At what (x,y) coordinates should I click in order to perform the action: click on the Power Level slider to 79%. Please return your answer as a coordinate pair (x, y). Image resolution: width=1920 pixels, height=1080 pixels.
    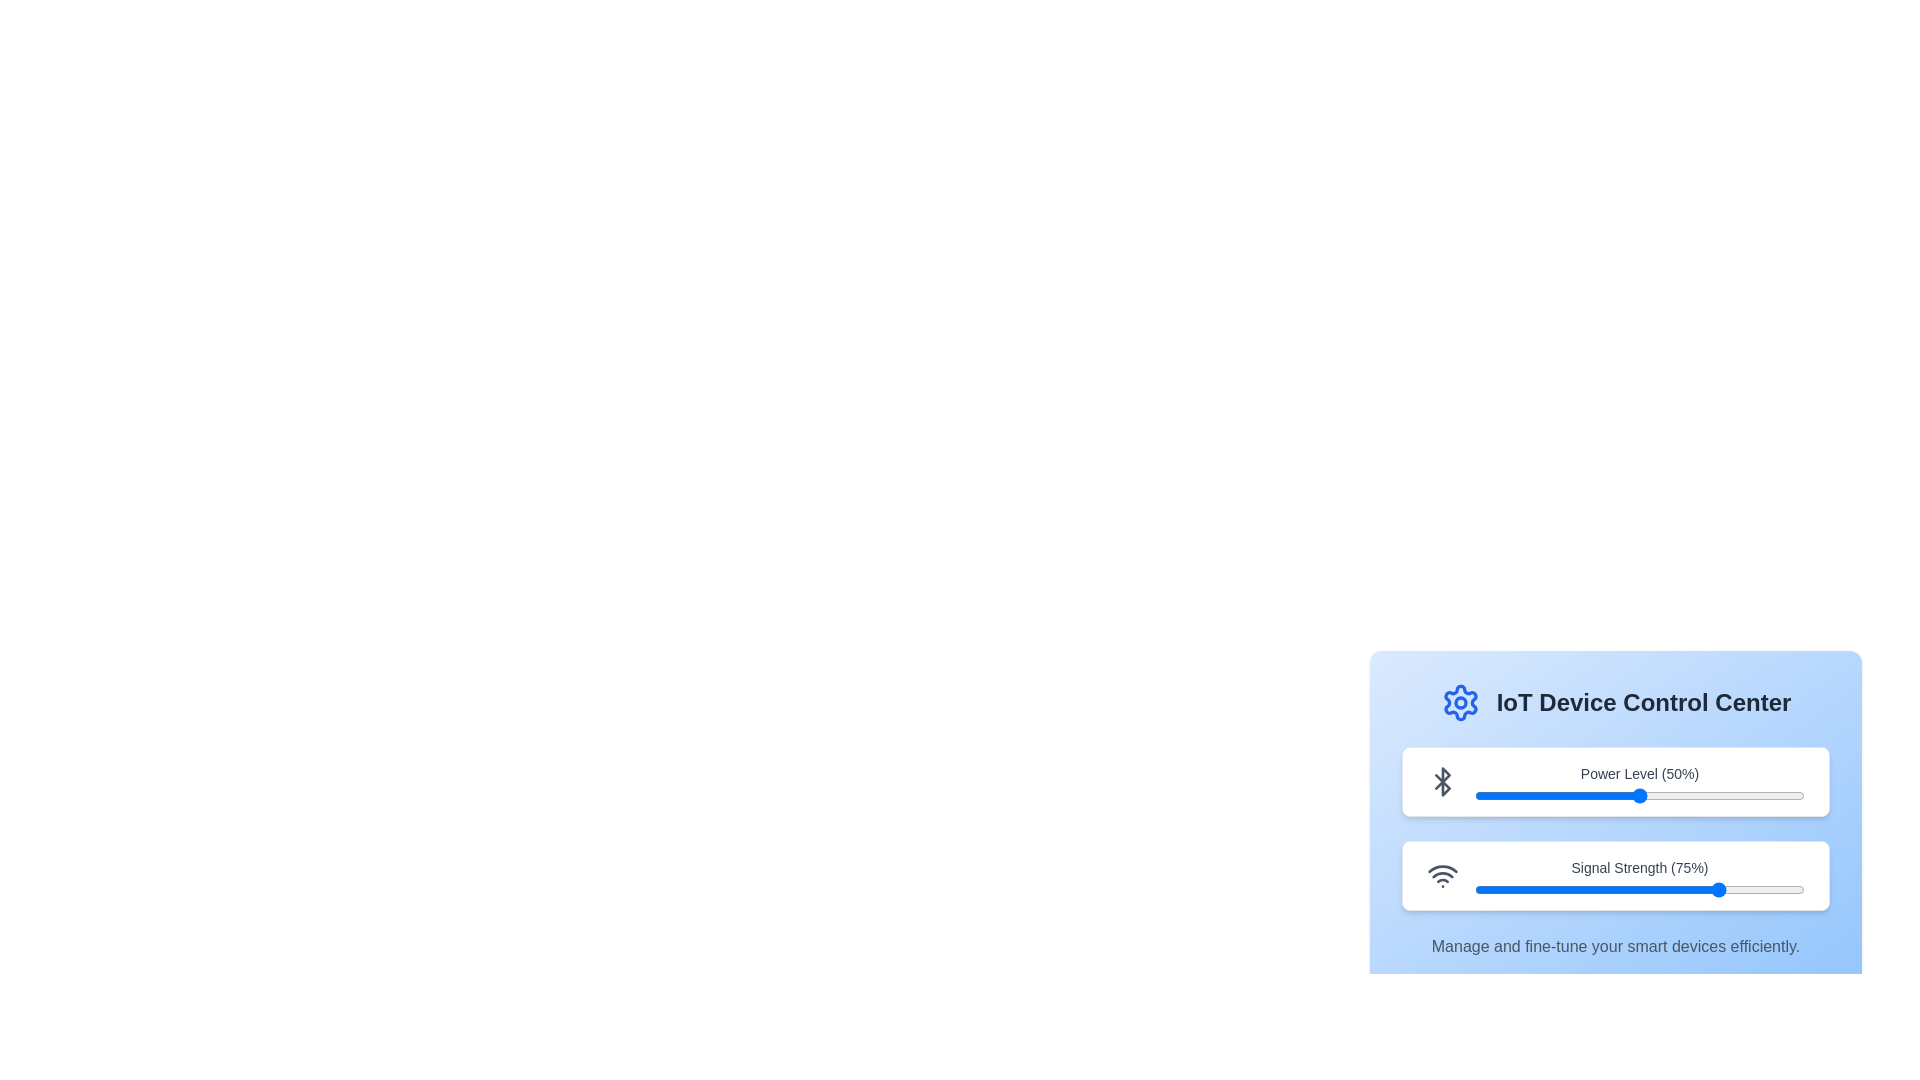
    Looking at the image, I should click on (1734, 794).